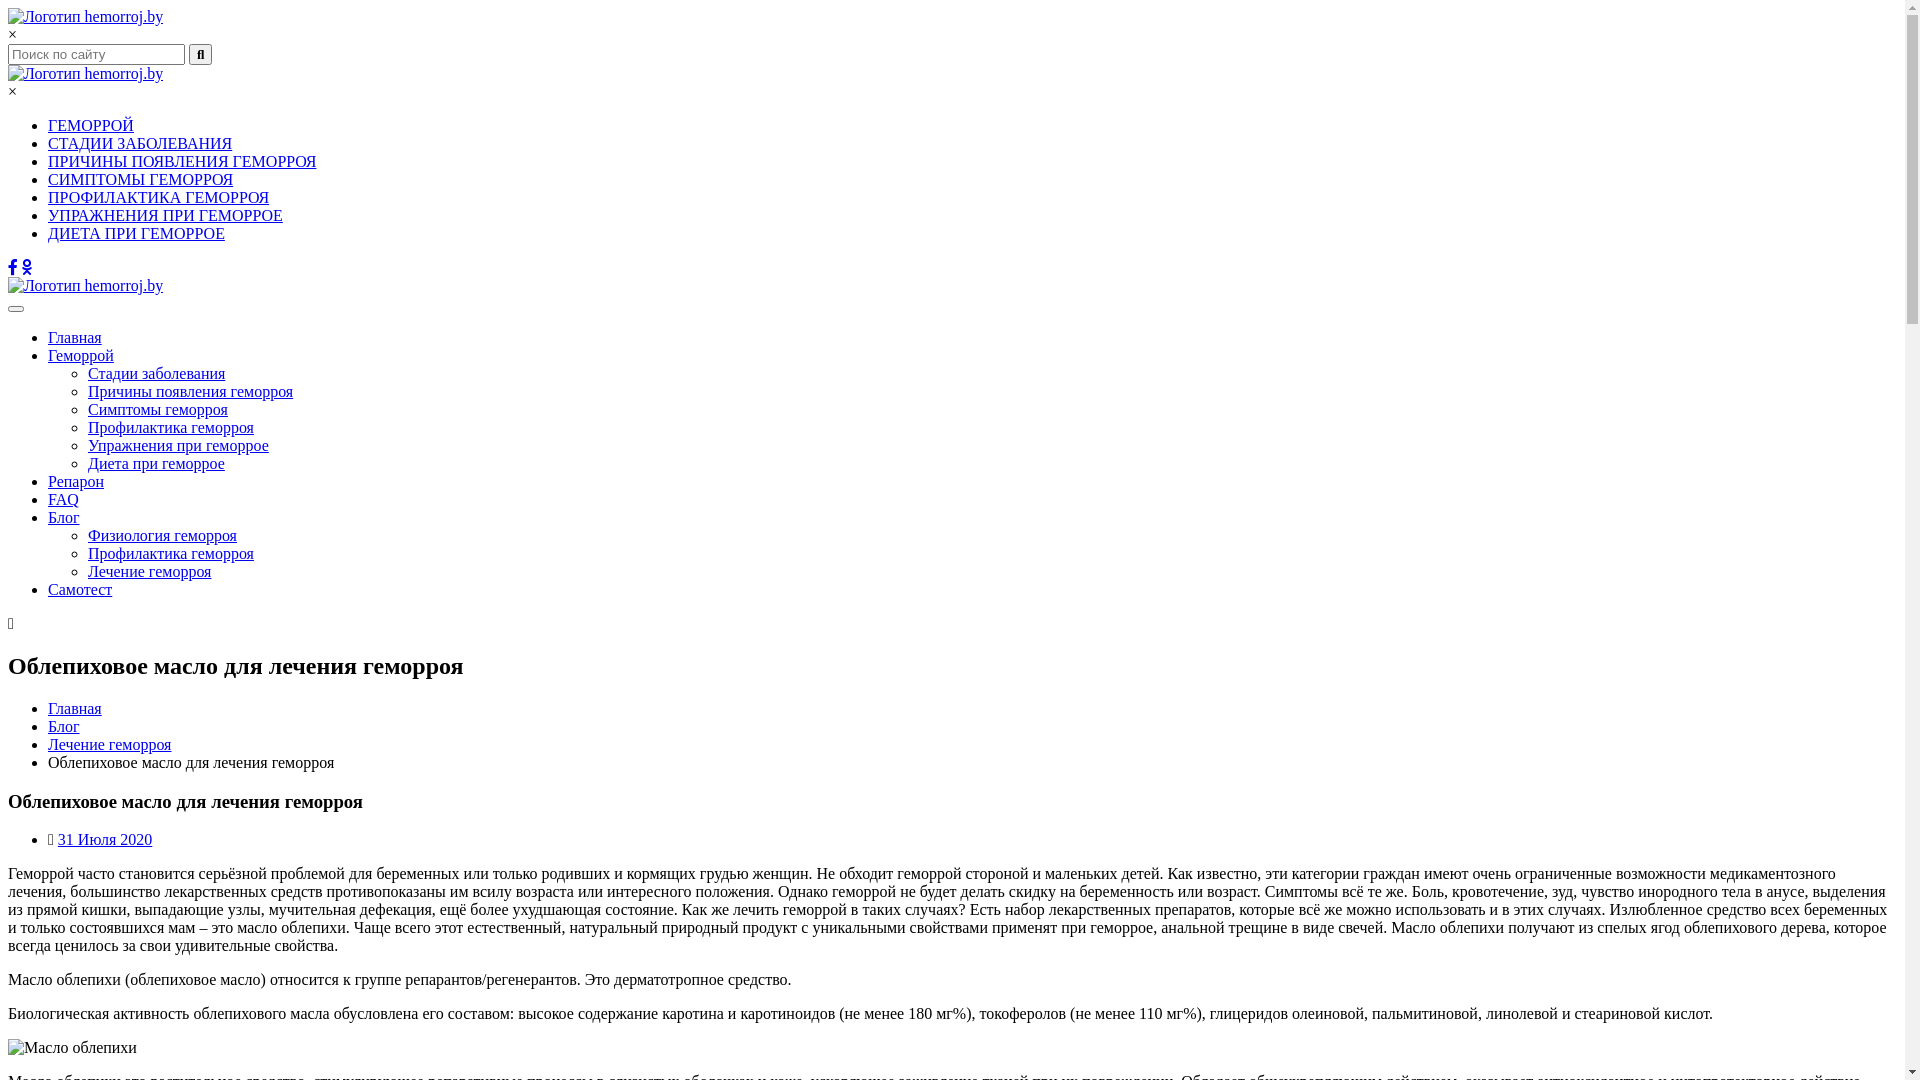  What do you see at coordinates (63, 498) in the screenshot?
I see `'FAQ'` at bounding box center [63, 498].